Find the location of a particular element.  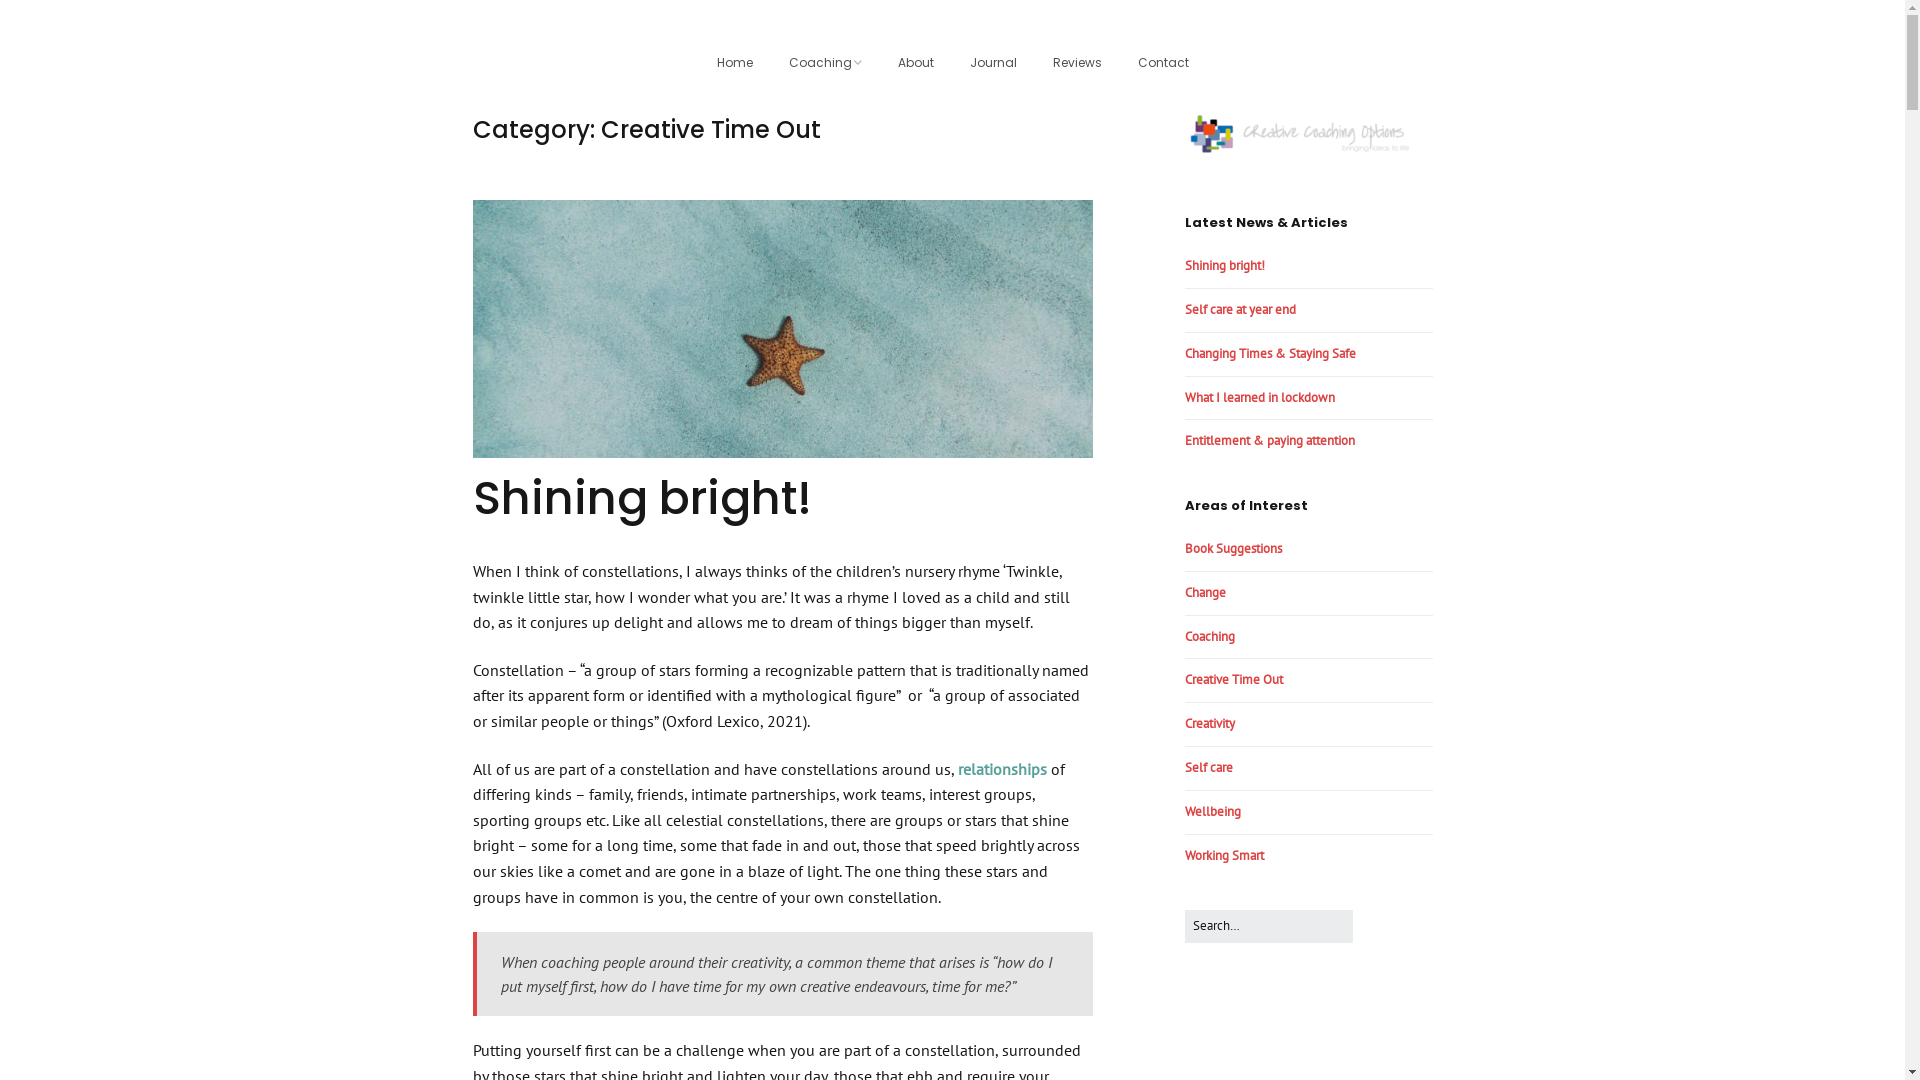

'Press Enter to submit your search' is located at coordinates (1184, 926).